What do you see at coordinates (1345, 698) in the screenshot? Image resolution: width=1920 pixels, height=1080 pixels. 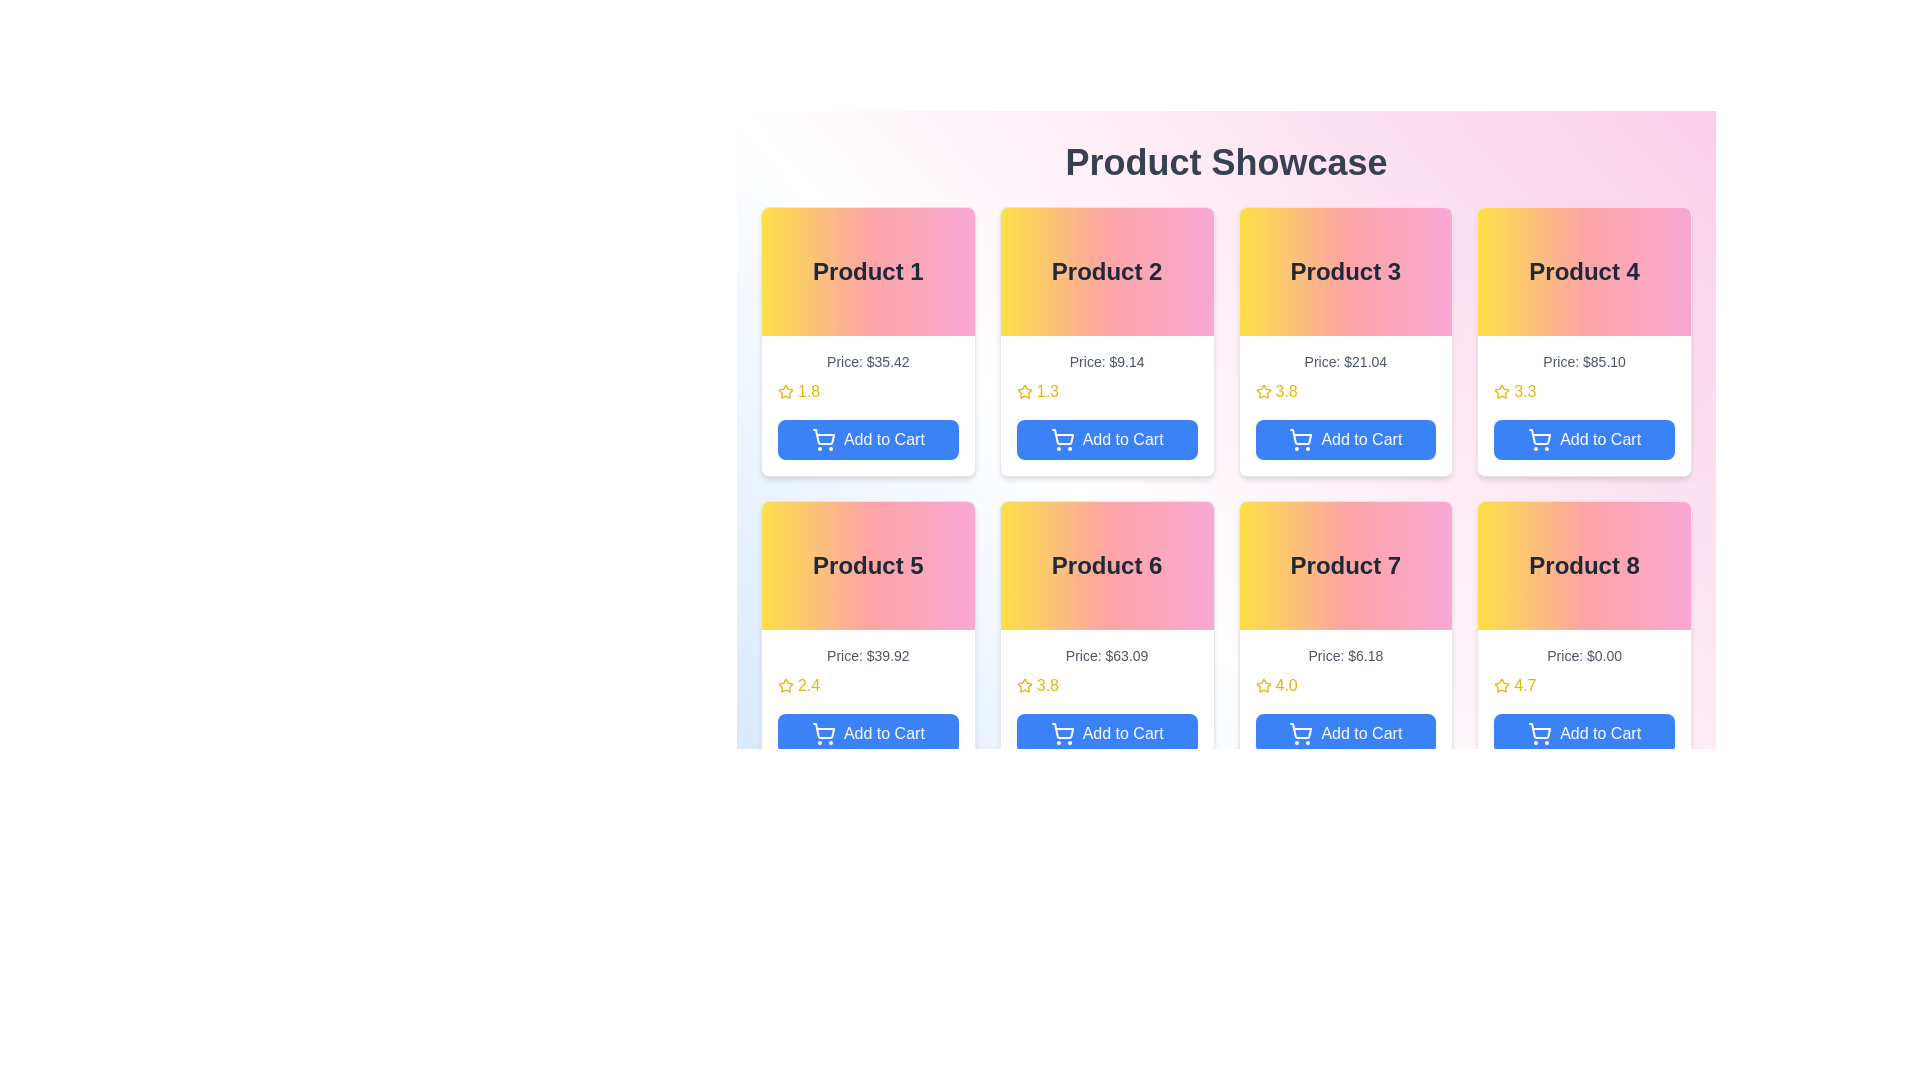 I see `the 'Add to Cart' button located centrally within the 'Product 7' component that displays the price and rating` at bounding box center [1345, 698].